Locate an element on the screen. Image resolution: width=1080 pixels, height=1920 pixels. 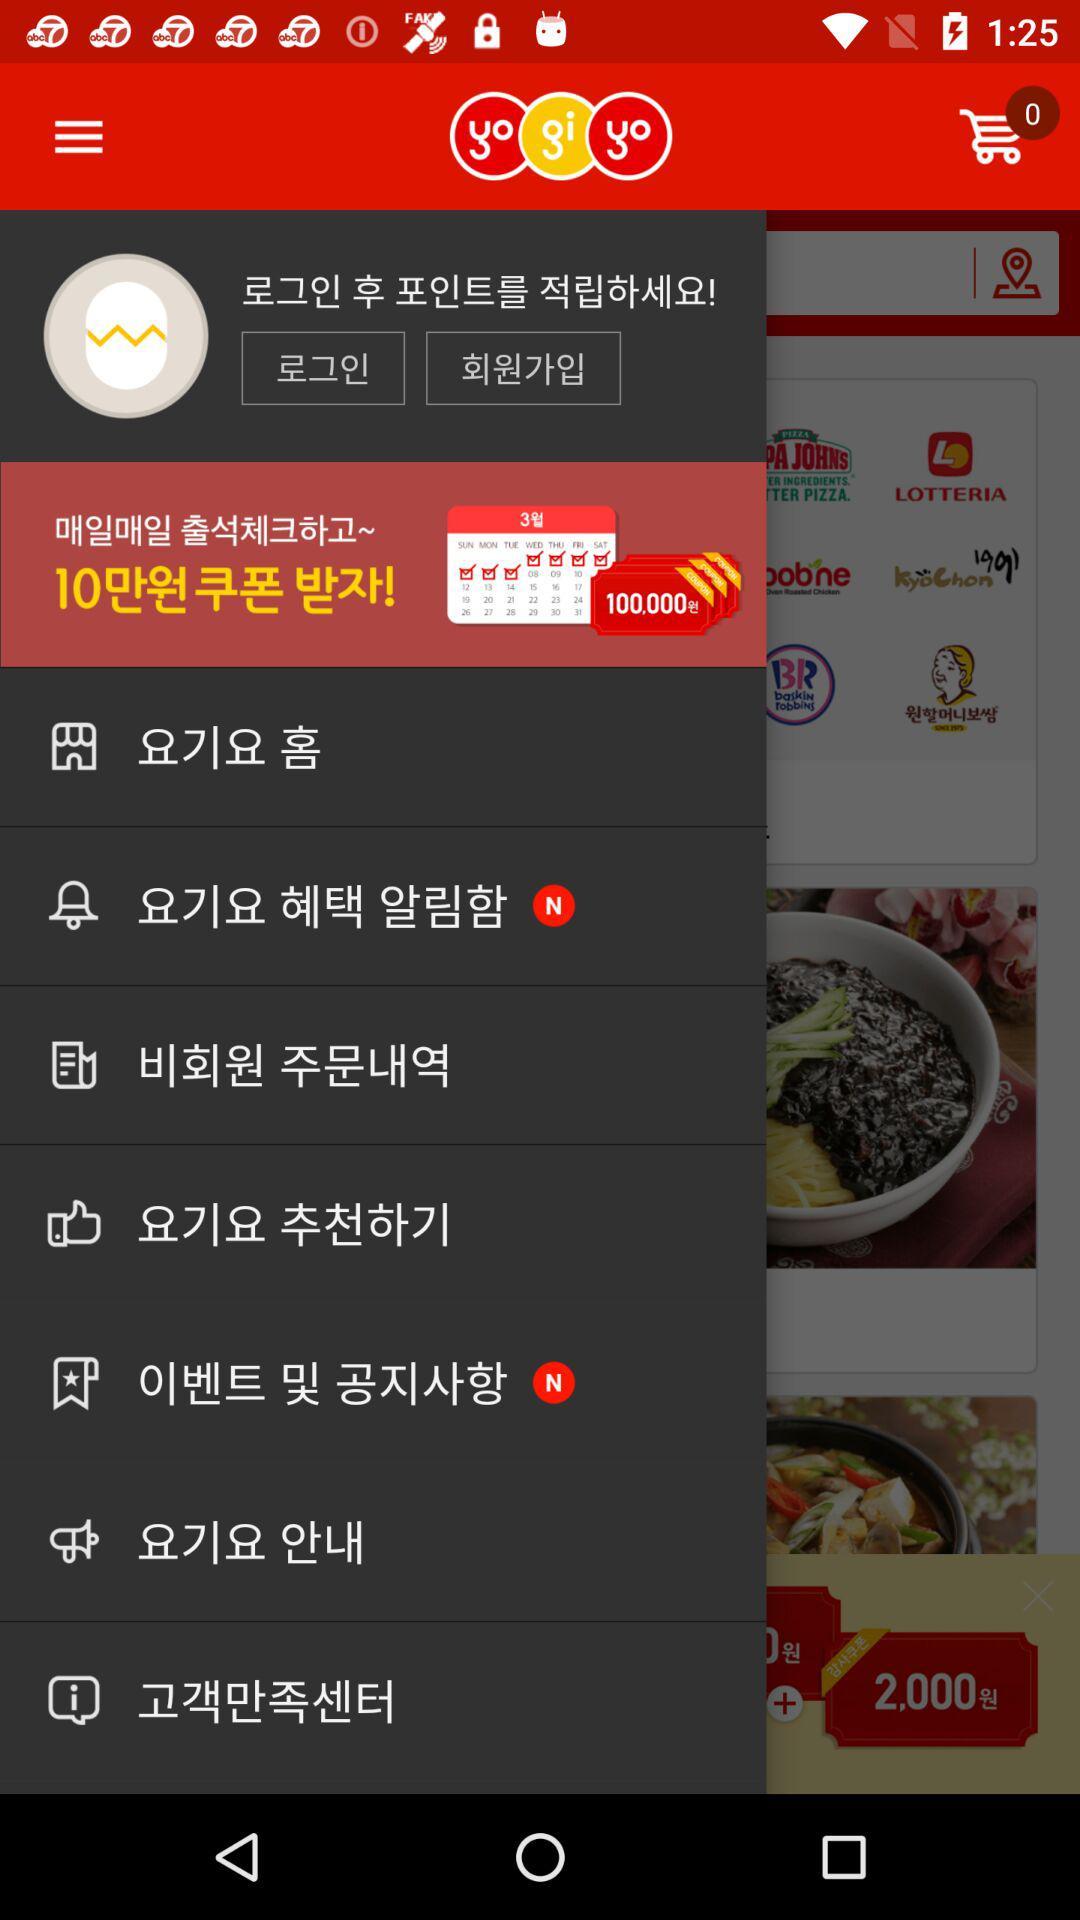
the text which is above the calander is located at coordinates (522, 368).